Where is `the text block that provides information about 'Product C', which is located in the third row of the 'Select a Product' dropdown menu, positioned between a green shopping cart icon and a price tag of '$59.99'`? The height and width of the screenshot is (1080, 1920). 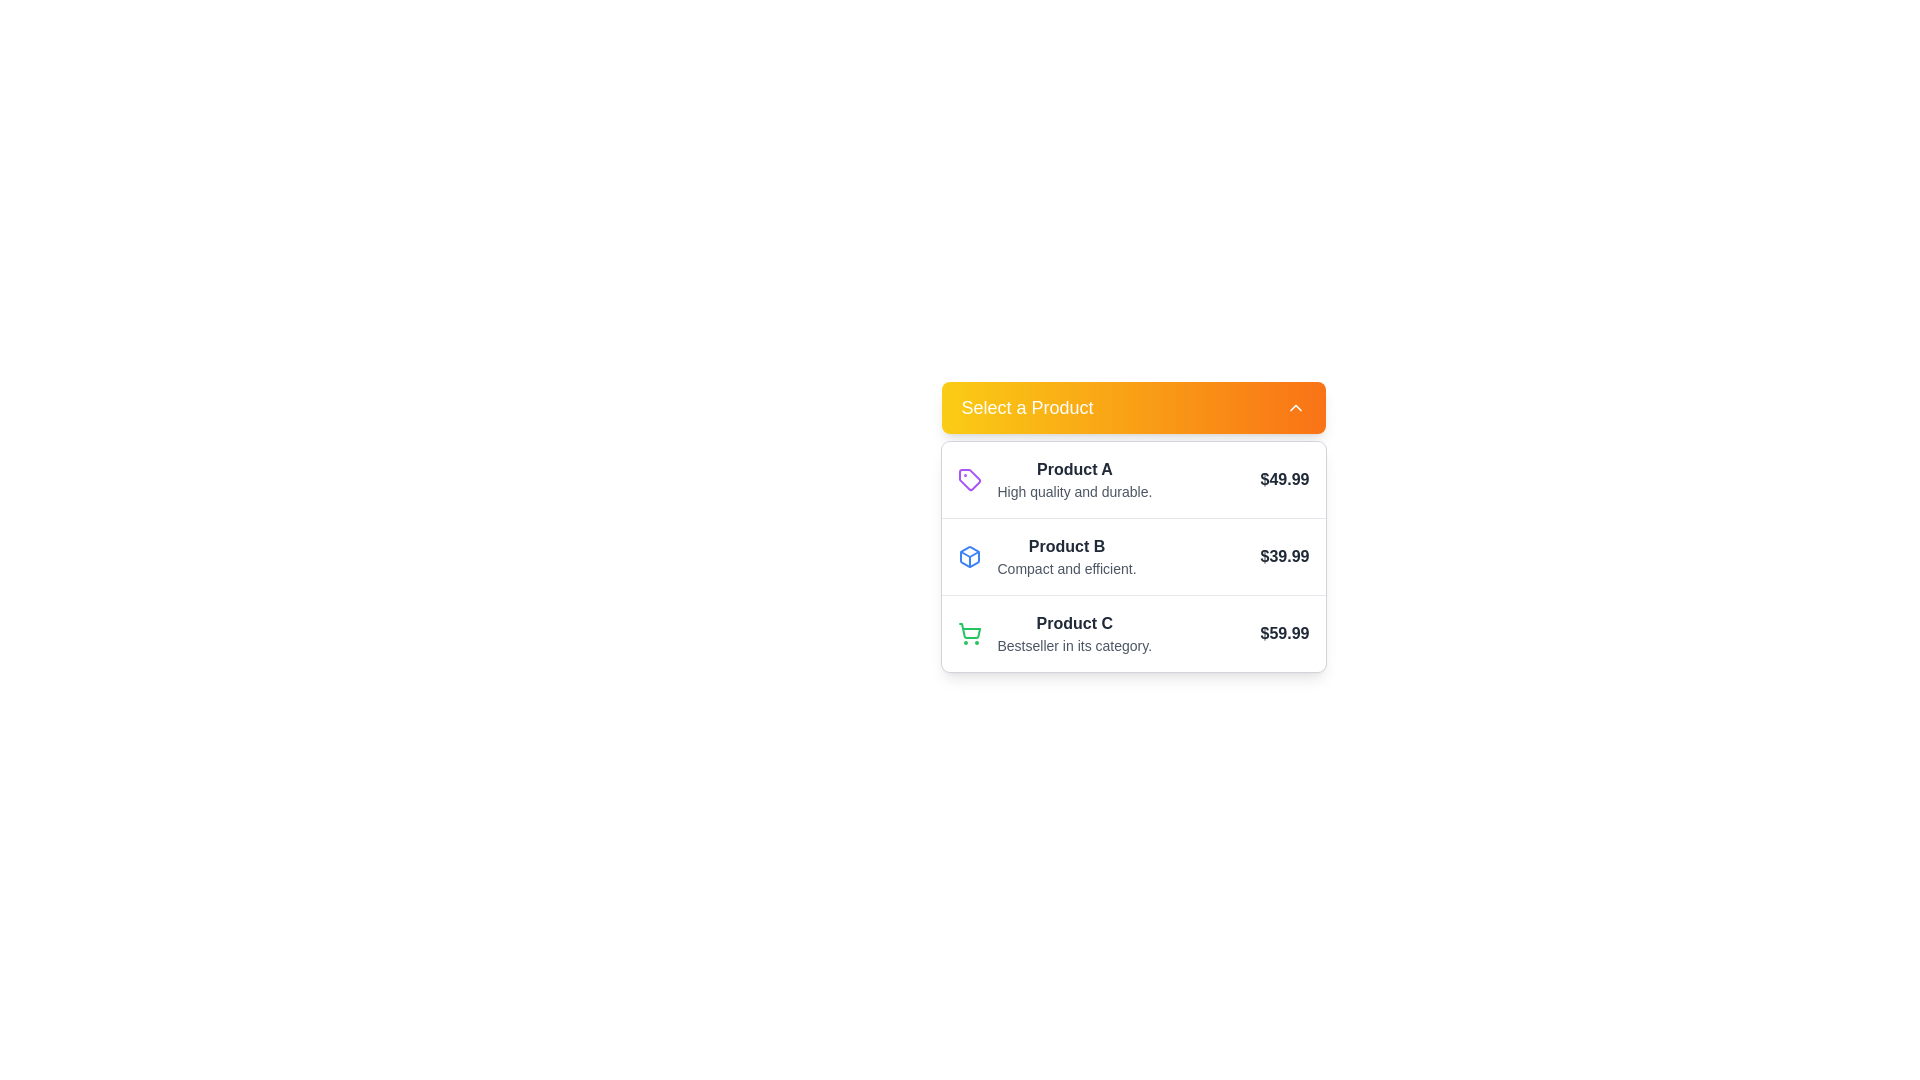
the text block that provides information about 'Product C', which is located in the third row of the 'Select a Product' dropdown menu, positioned between a green shopping cart icon and a price tag of '$59.99' is located at coordinates (1073, 633).